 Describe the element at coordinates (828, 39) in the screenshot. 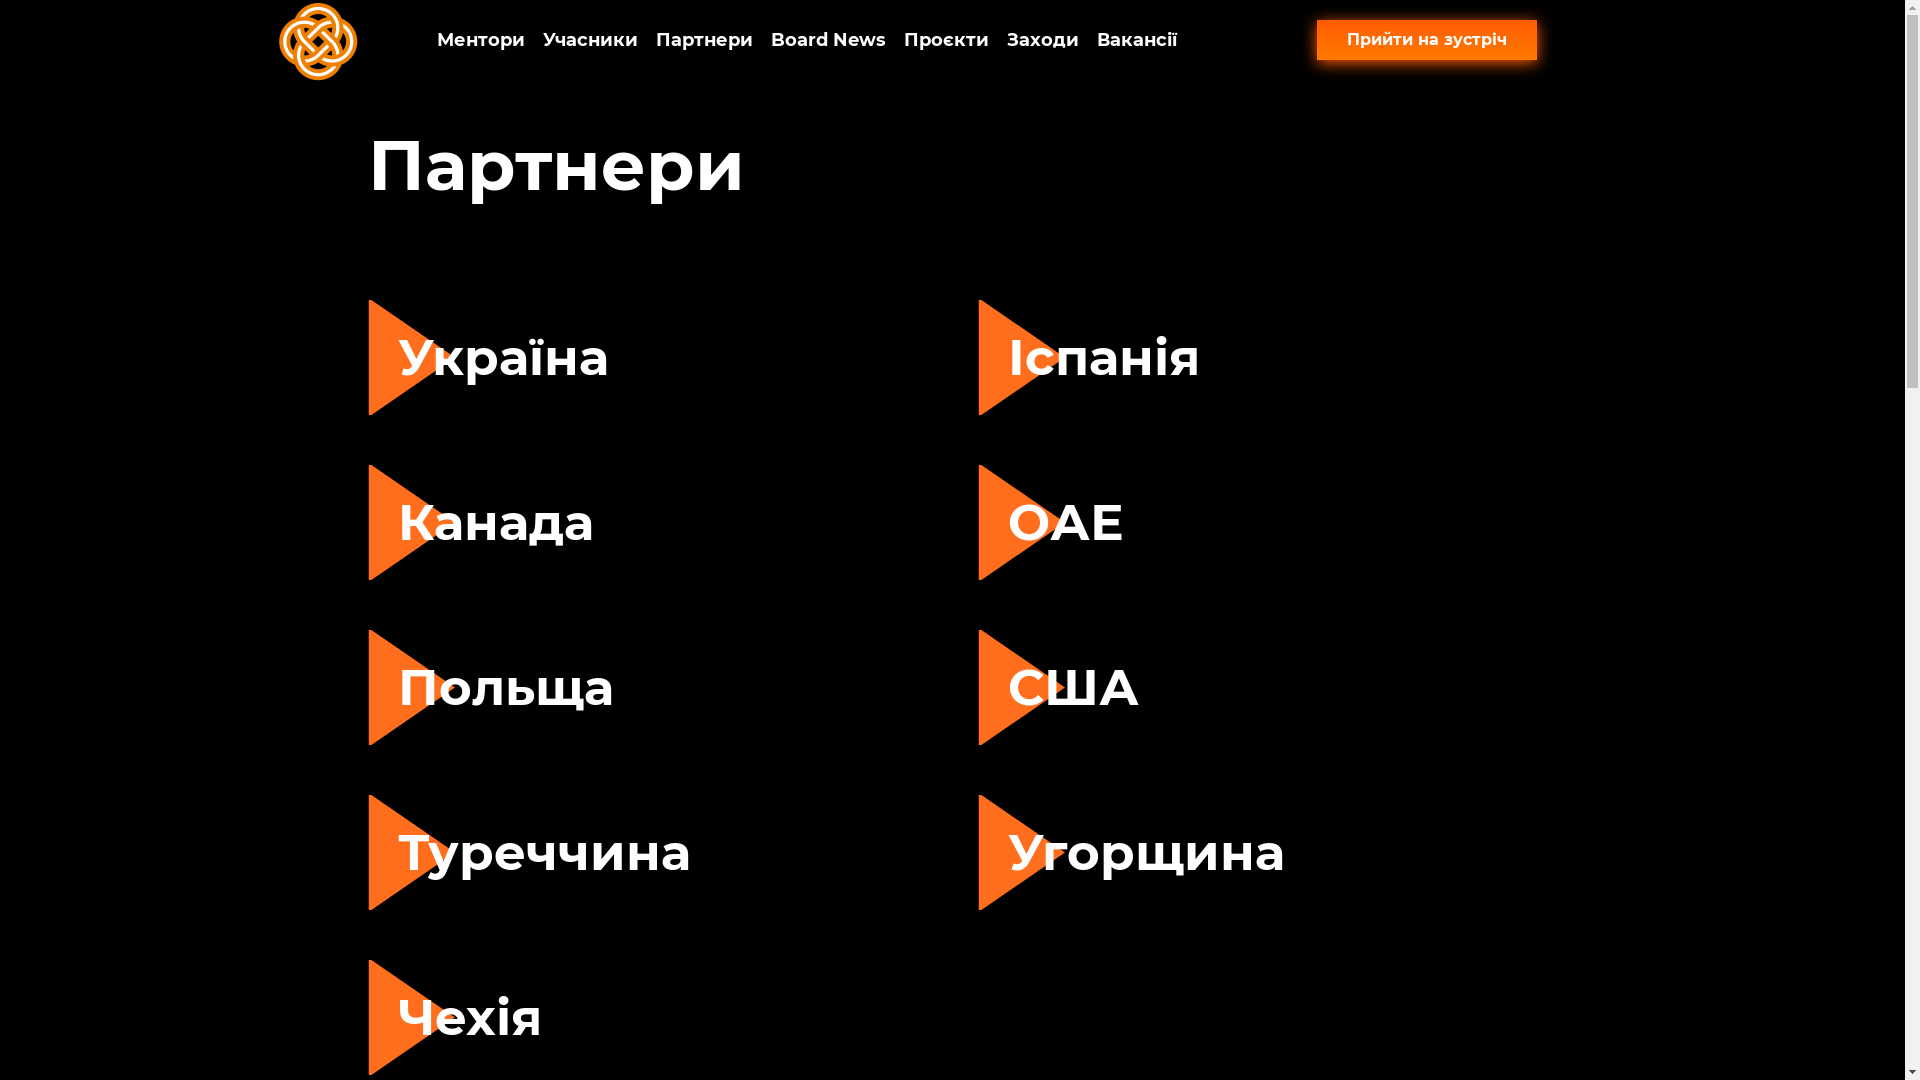

I see `'Board News'` at that location.